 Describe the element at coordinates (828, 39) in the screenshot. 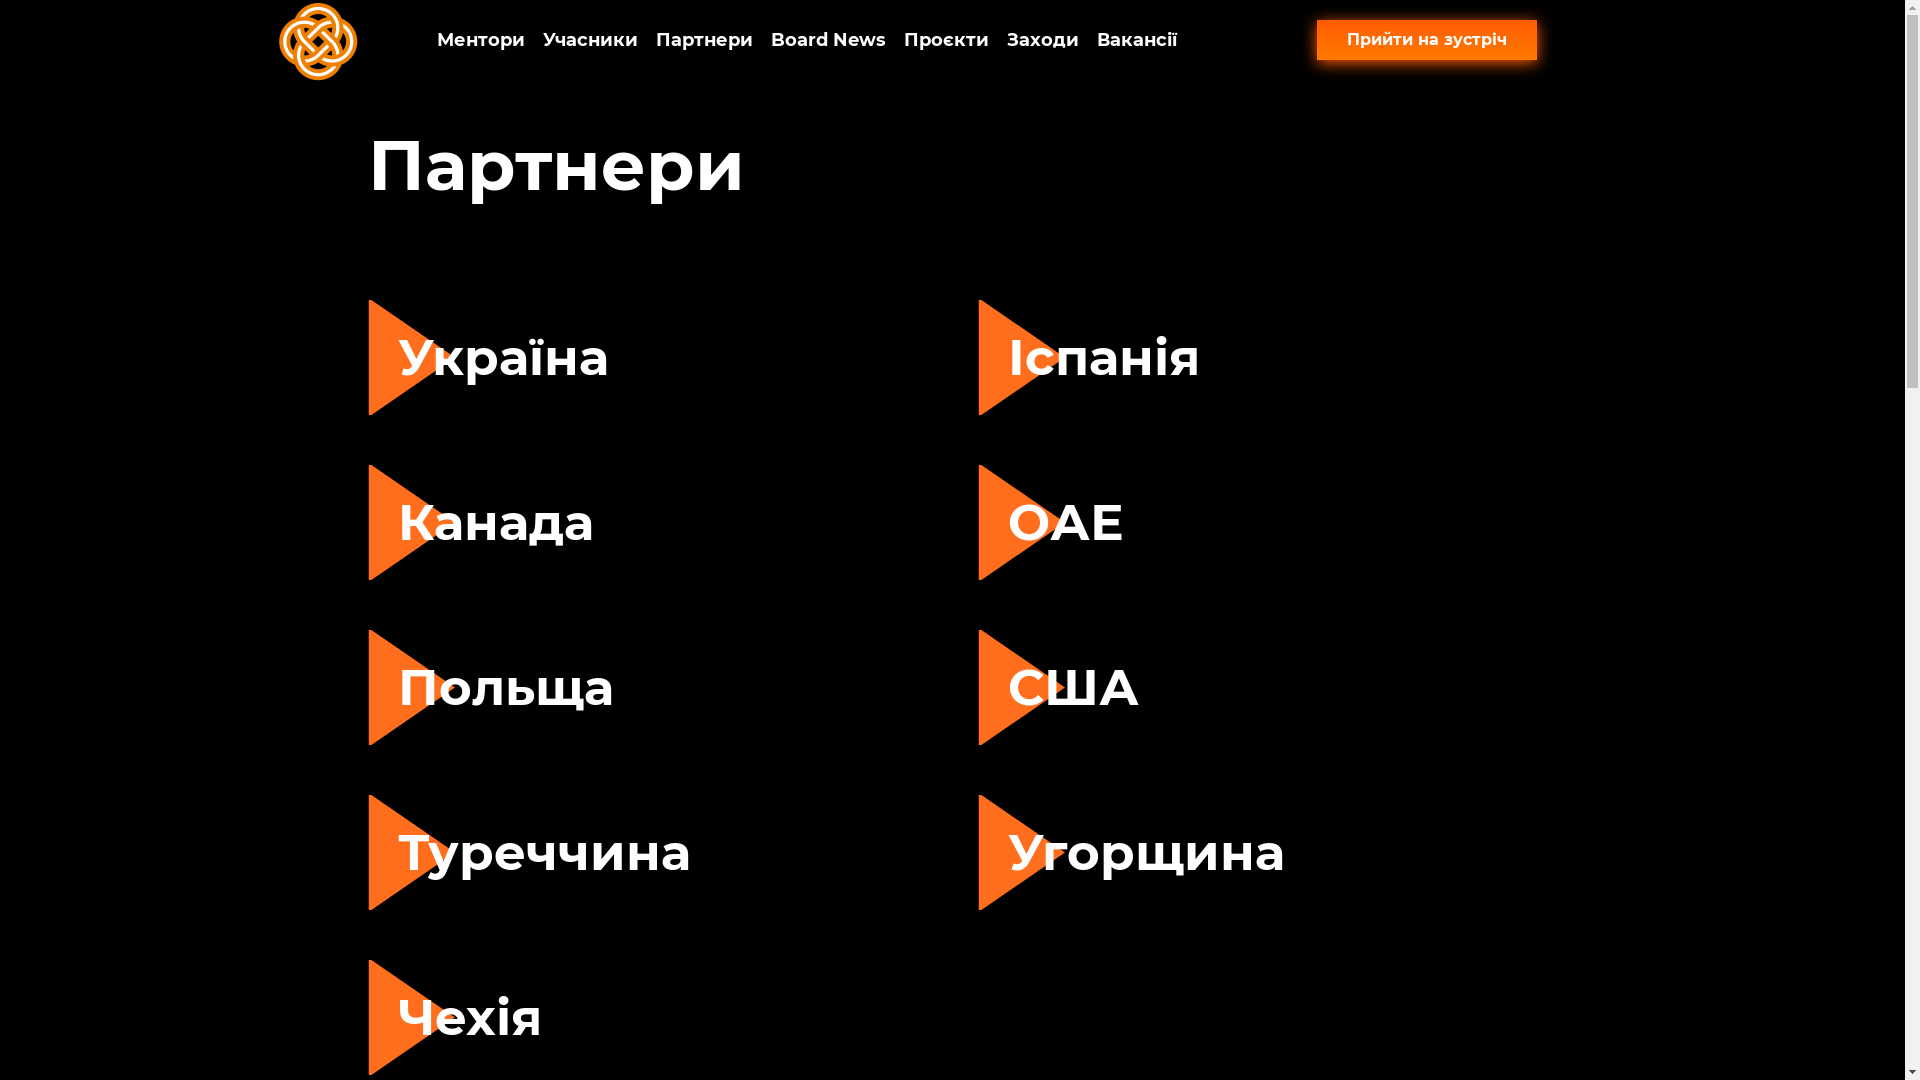

I see `'Board News'` at that location.